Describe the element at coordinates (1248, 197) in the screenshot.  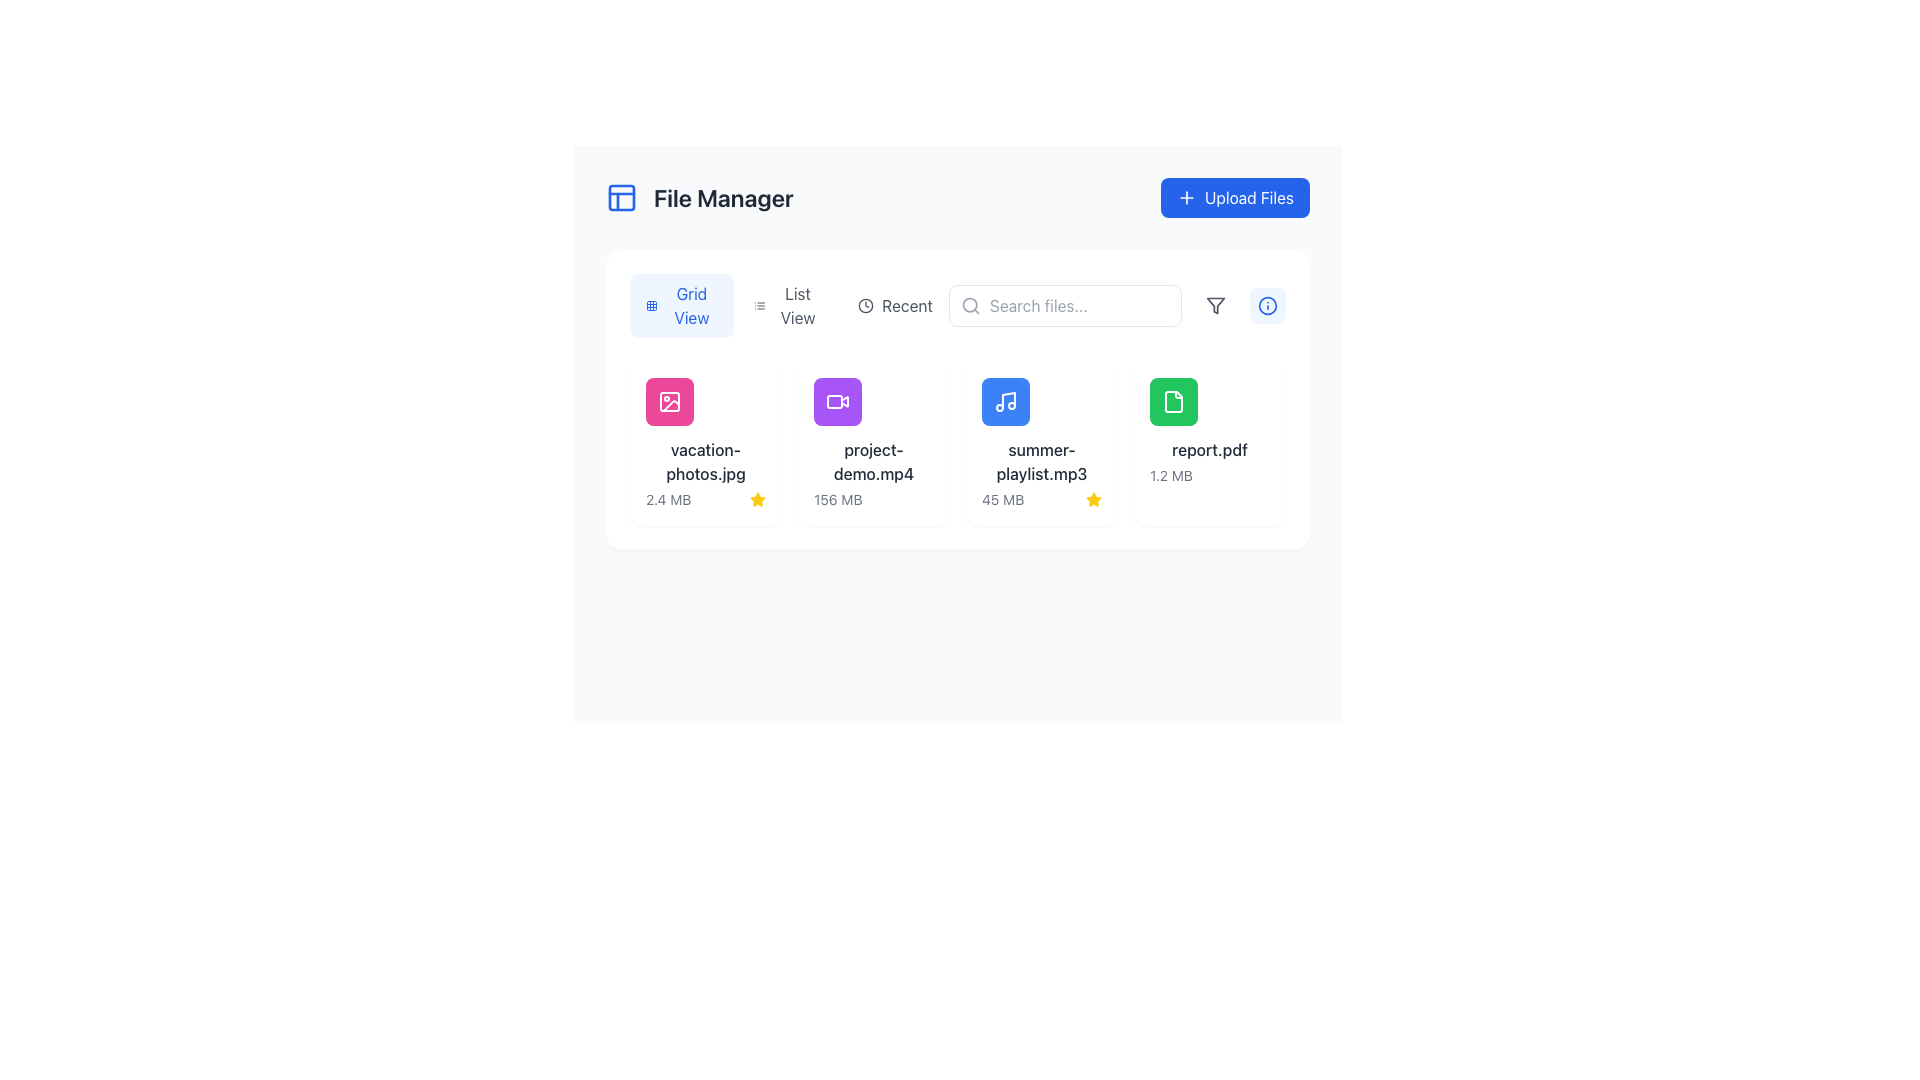
I see `the 'Upload Files' text label inside the blue button` at that location.